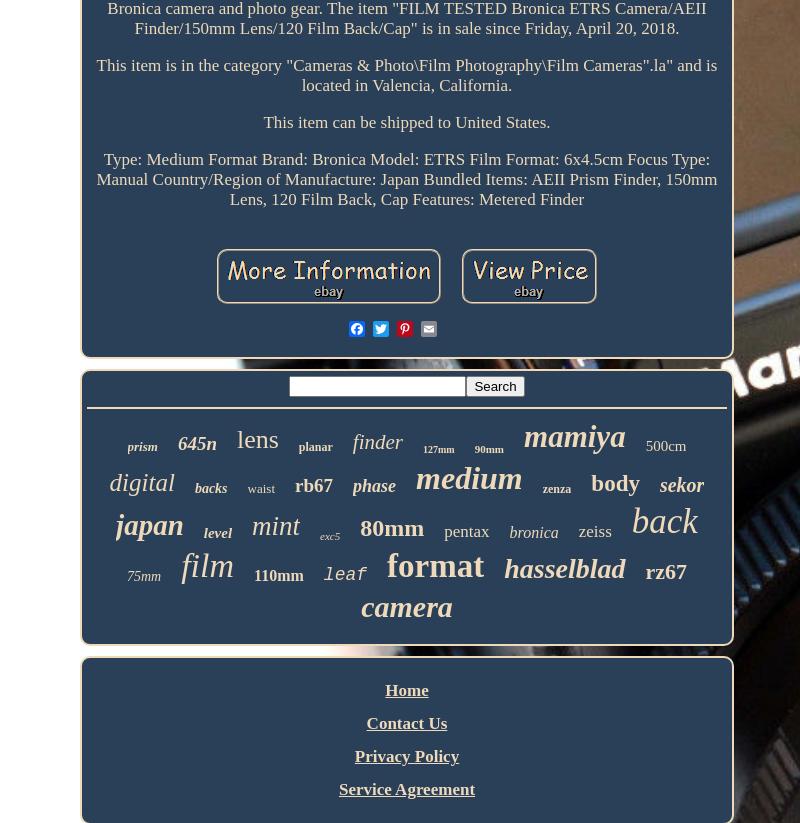 The image size is (800, 823). Describe the element at coordinates (329, 535) in the screenshot. I see `'exc5'` at that location.